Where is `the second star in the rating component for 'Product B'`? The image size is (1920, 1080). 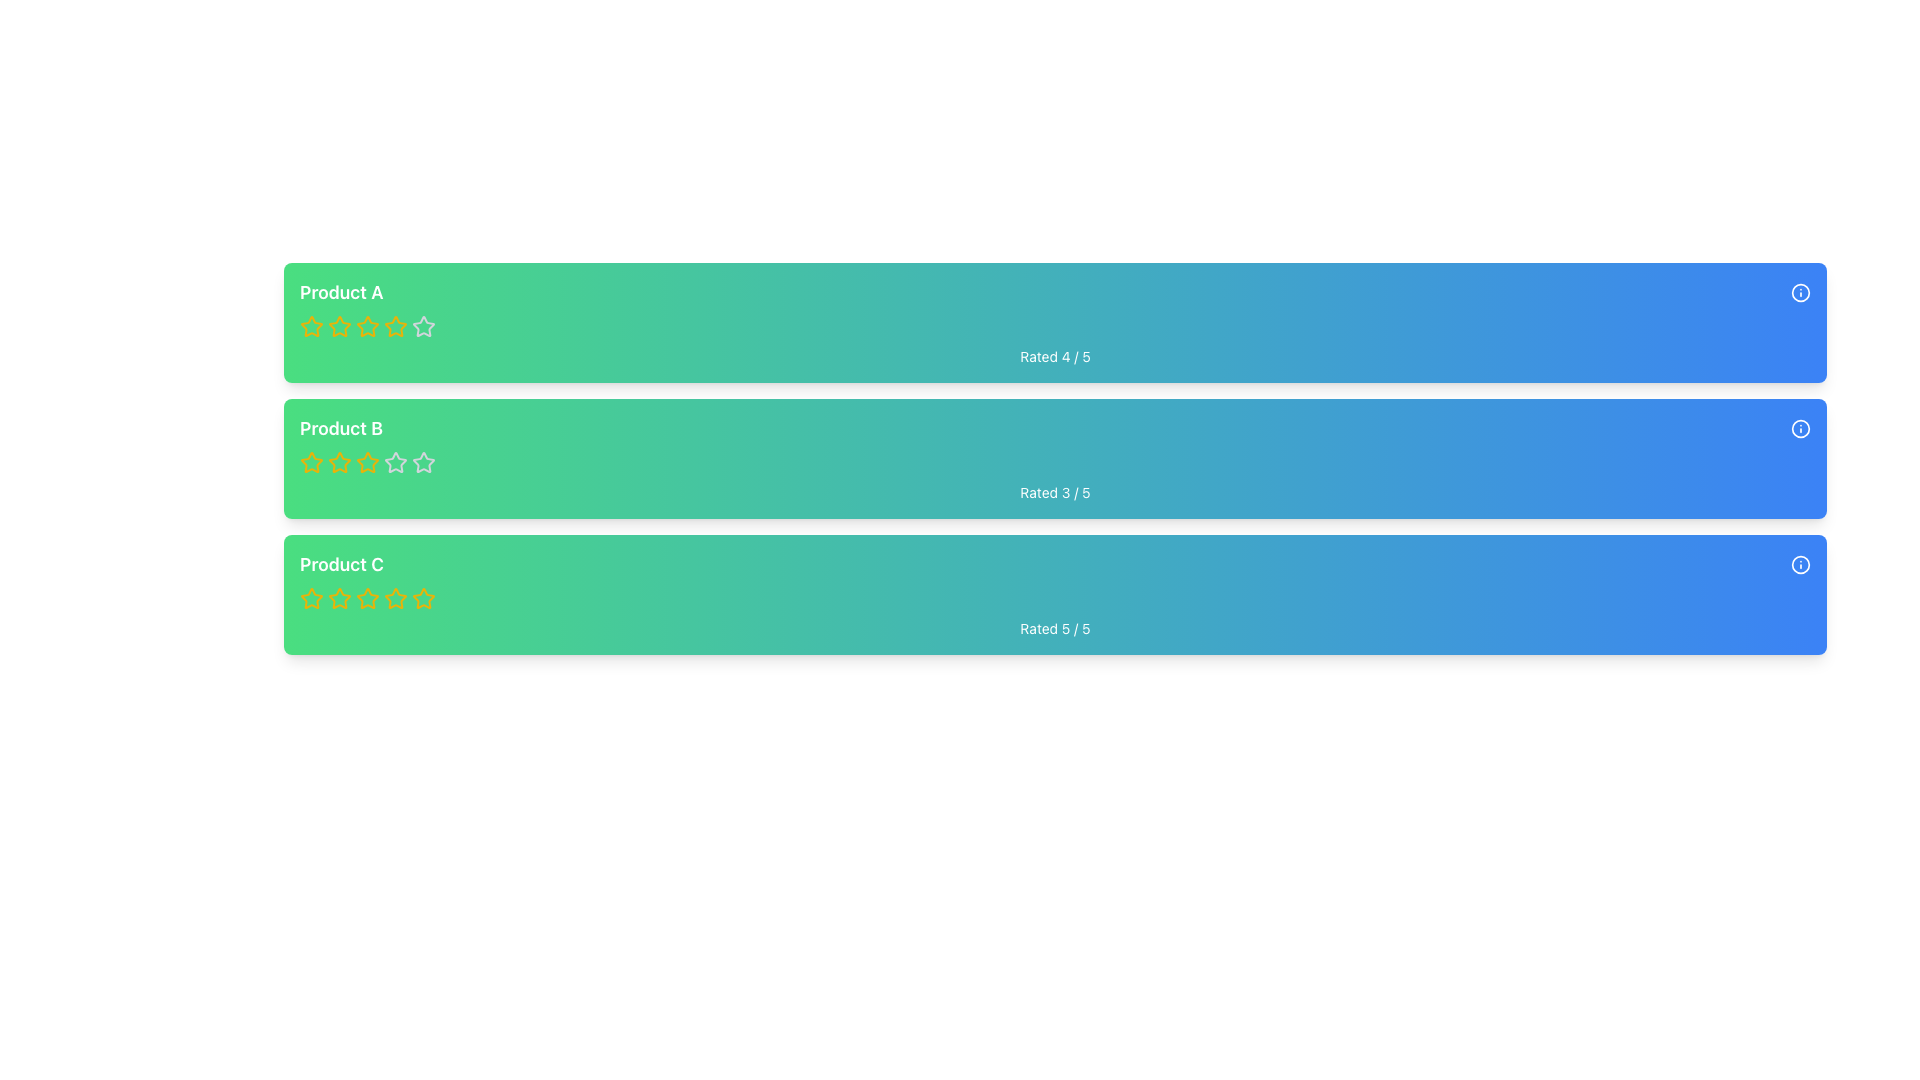
the second star in the rating component for 'Product B' is located at coordinates (368, 462).